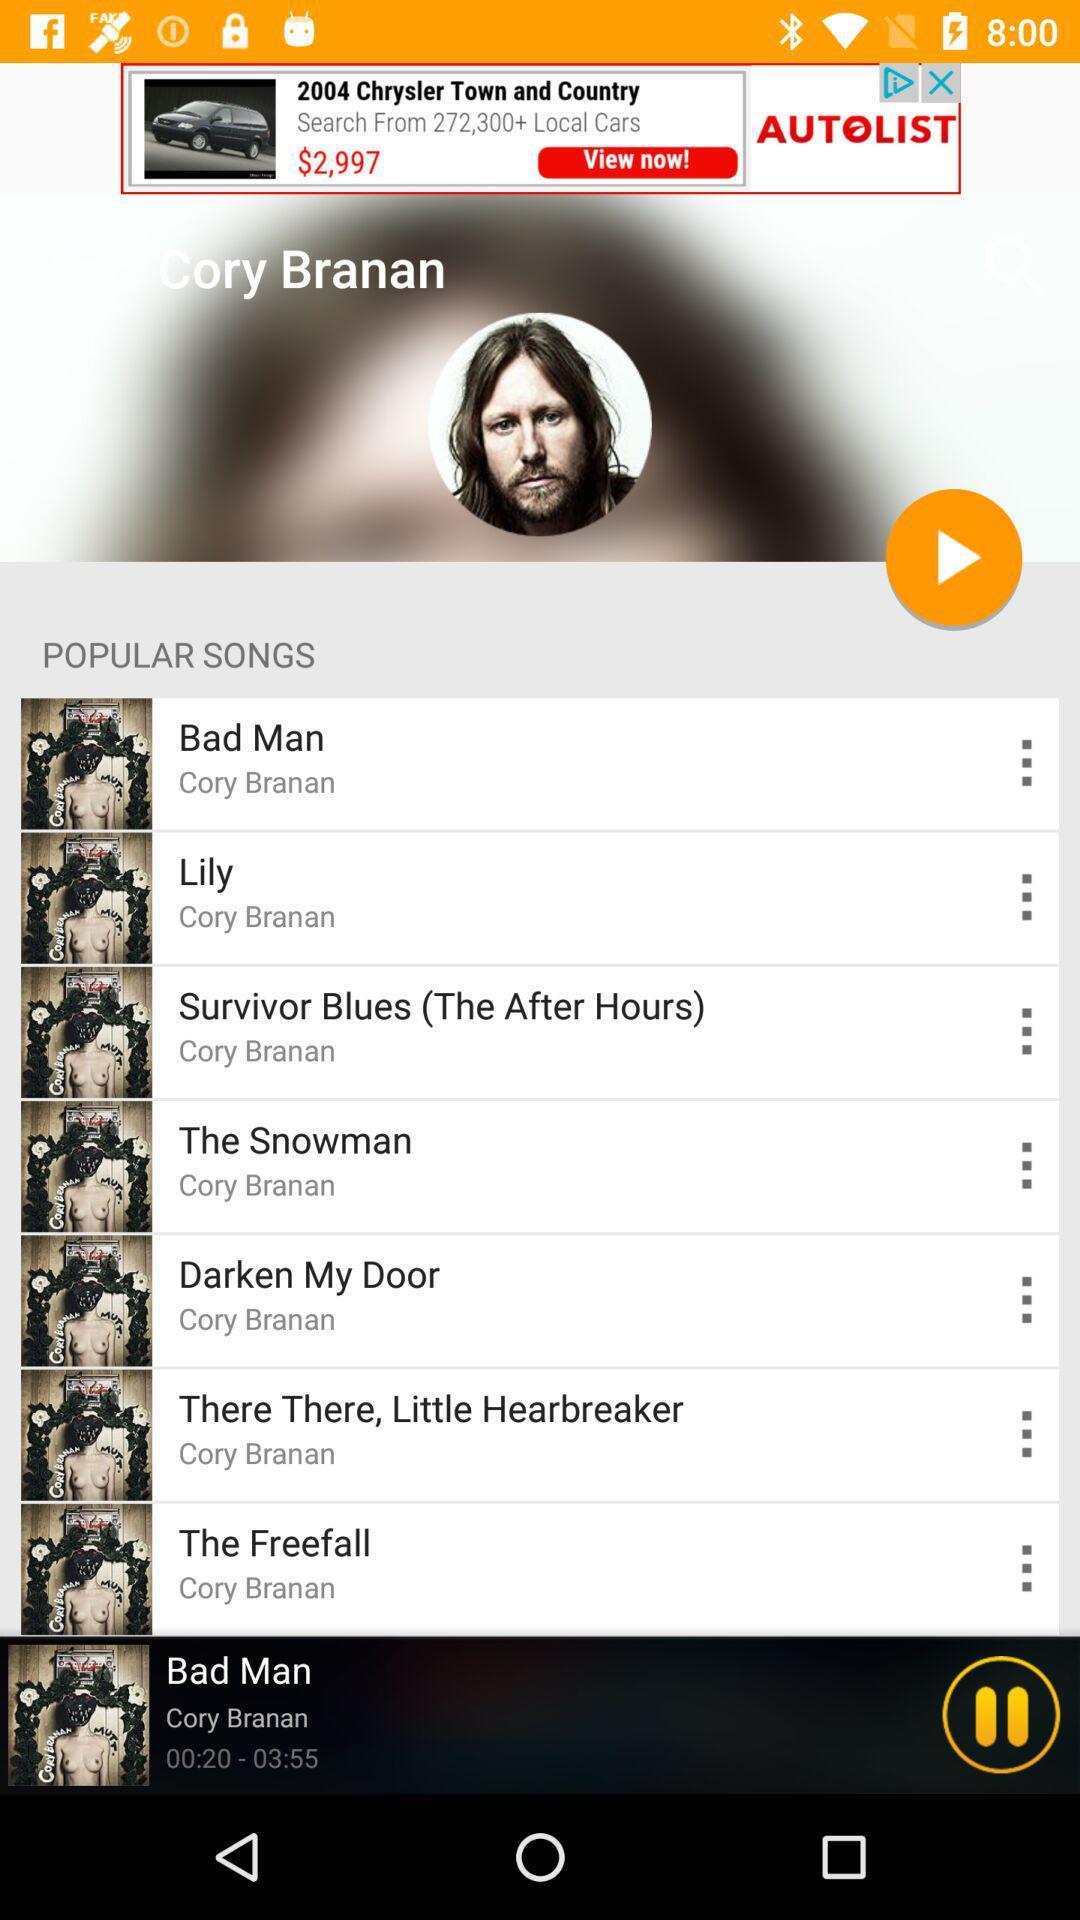 The height and width of the screenshot is (1920, 1080). Describe the element at coordinates (1027, 896) in the screenshot. I see `the more icon` at that location.